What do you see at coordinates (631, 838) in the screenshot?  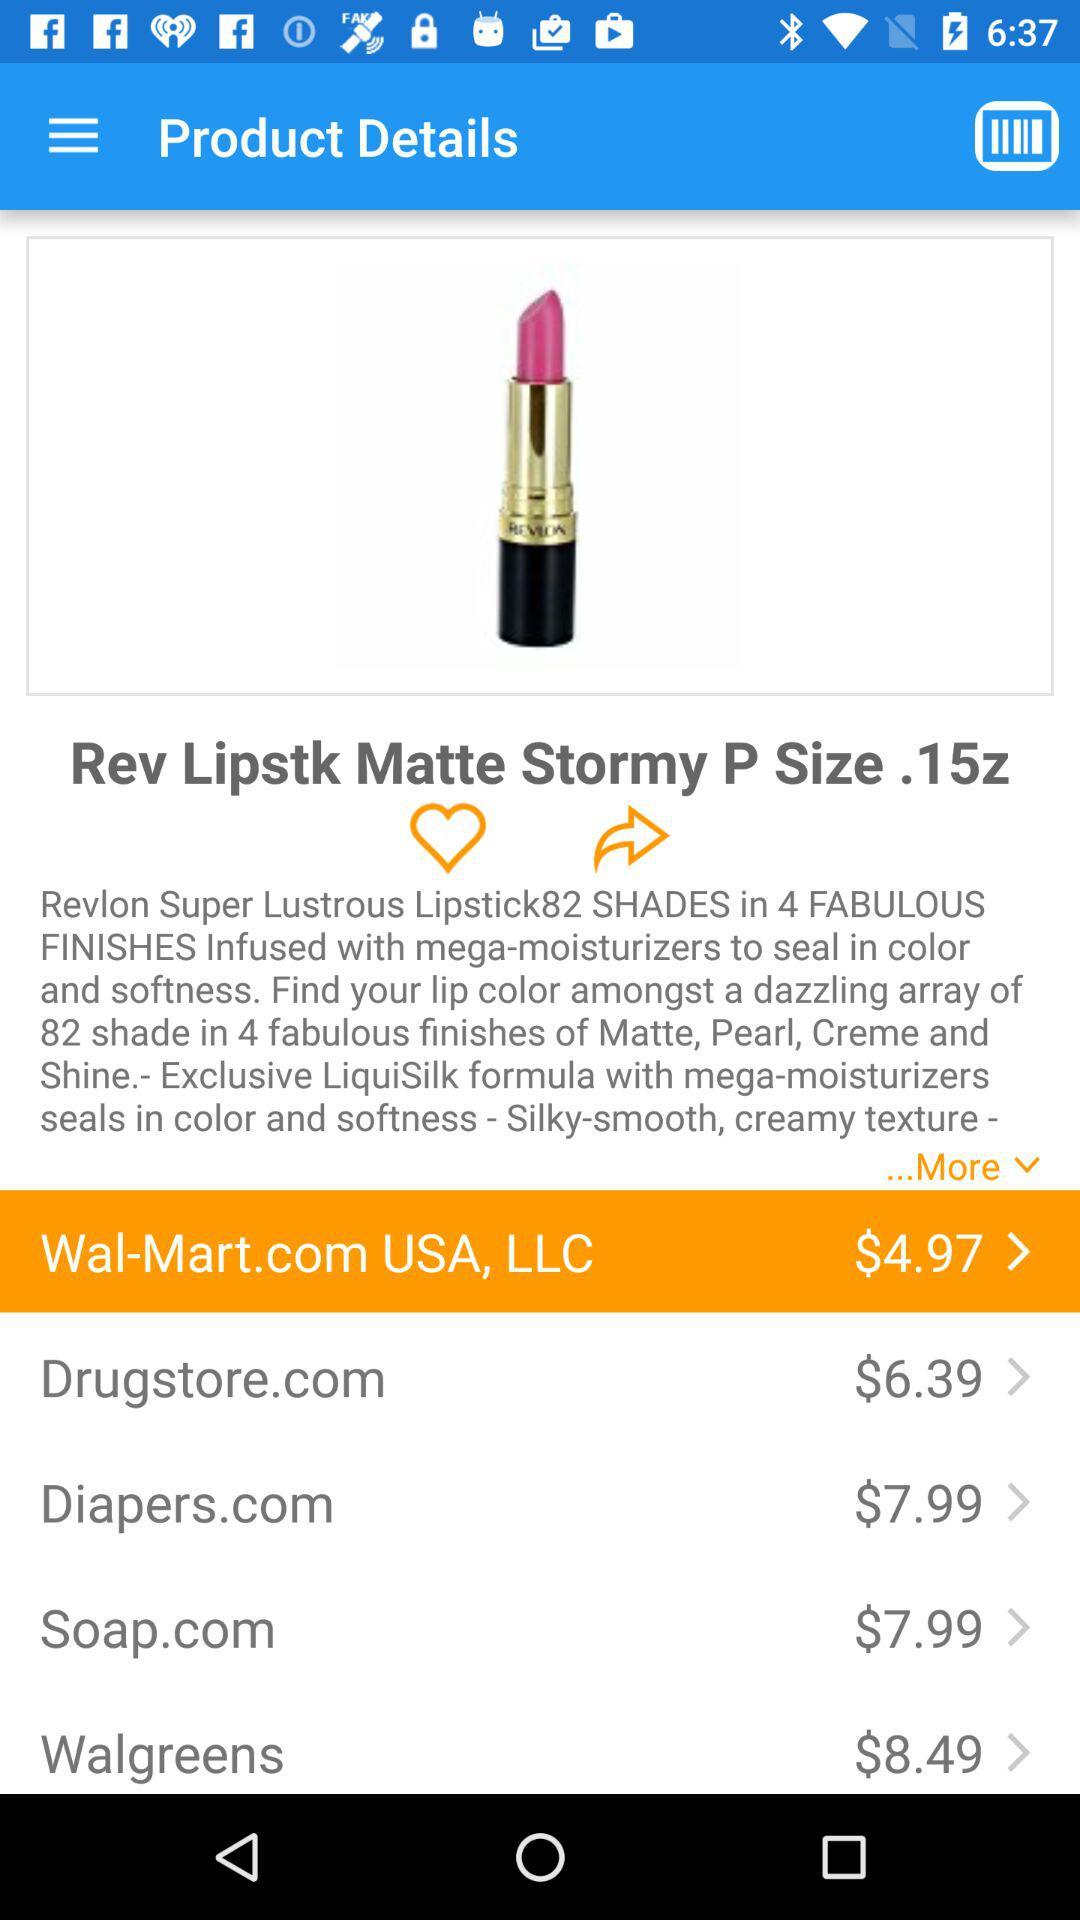 I see `share the product` at bounding box center [631, 838].